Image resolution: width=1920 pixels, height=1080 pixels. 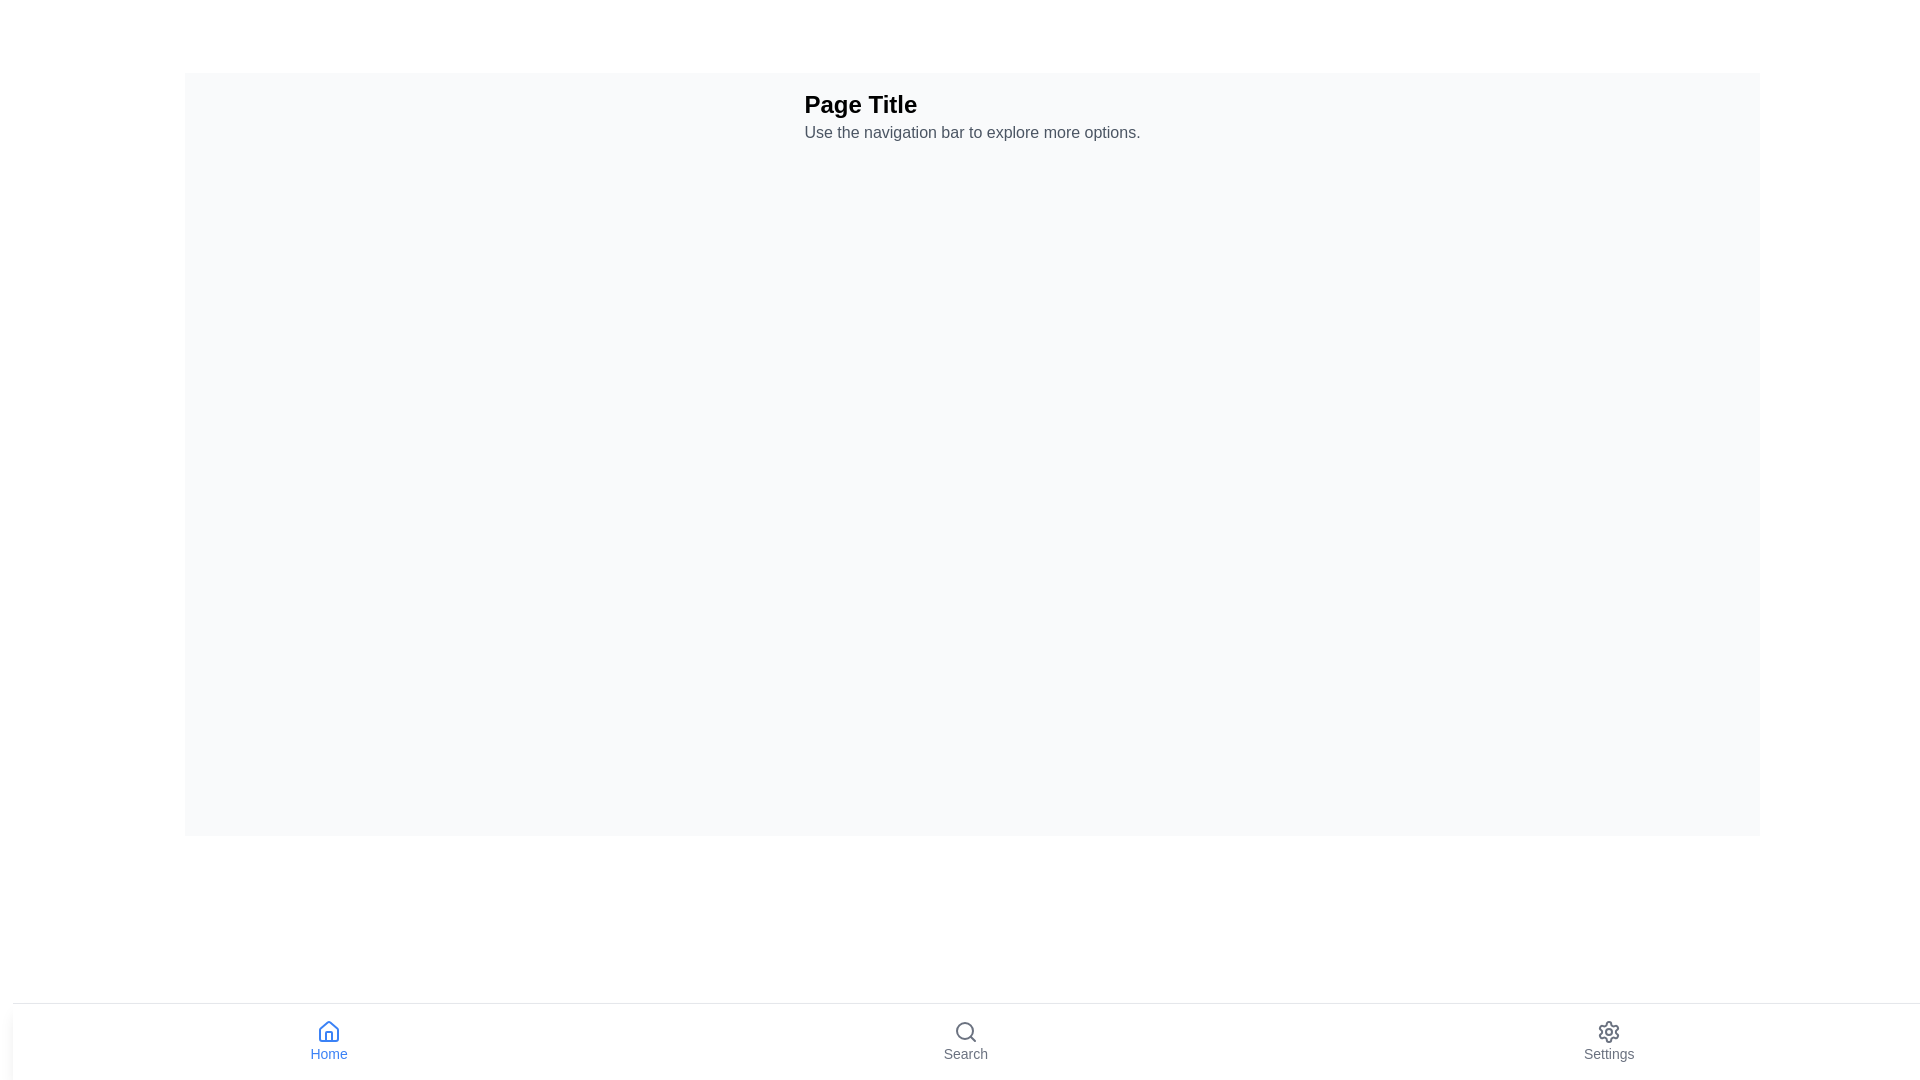 I want to click on the search button icon located in the center of the bottom navigation bar, so click(x=965, y=1032).